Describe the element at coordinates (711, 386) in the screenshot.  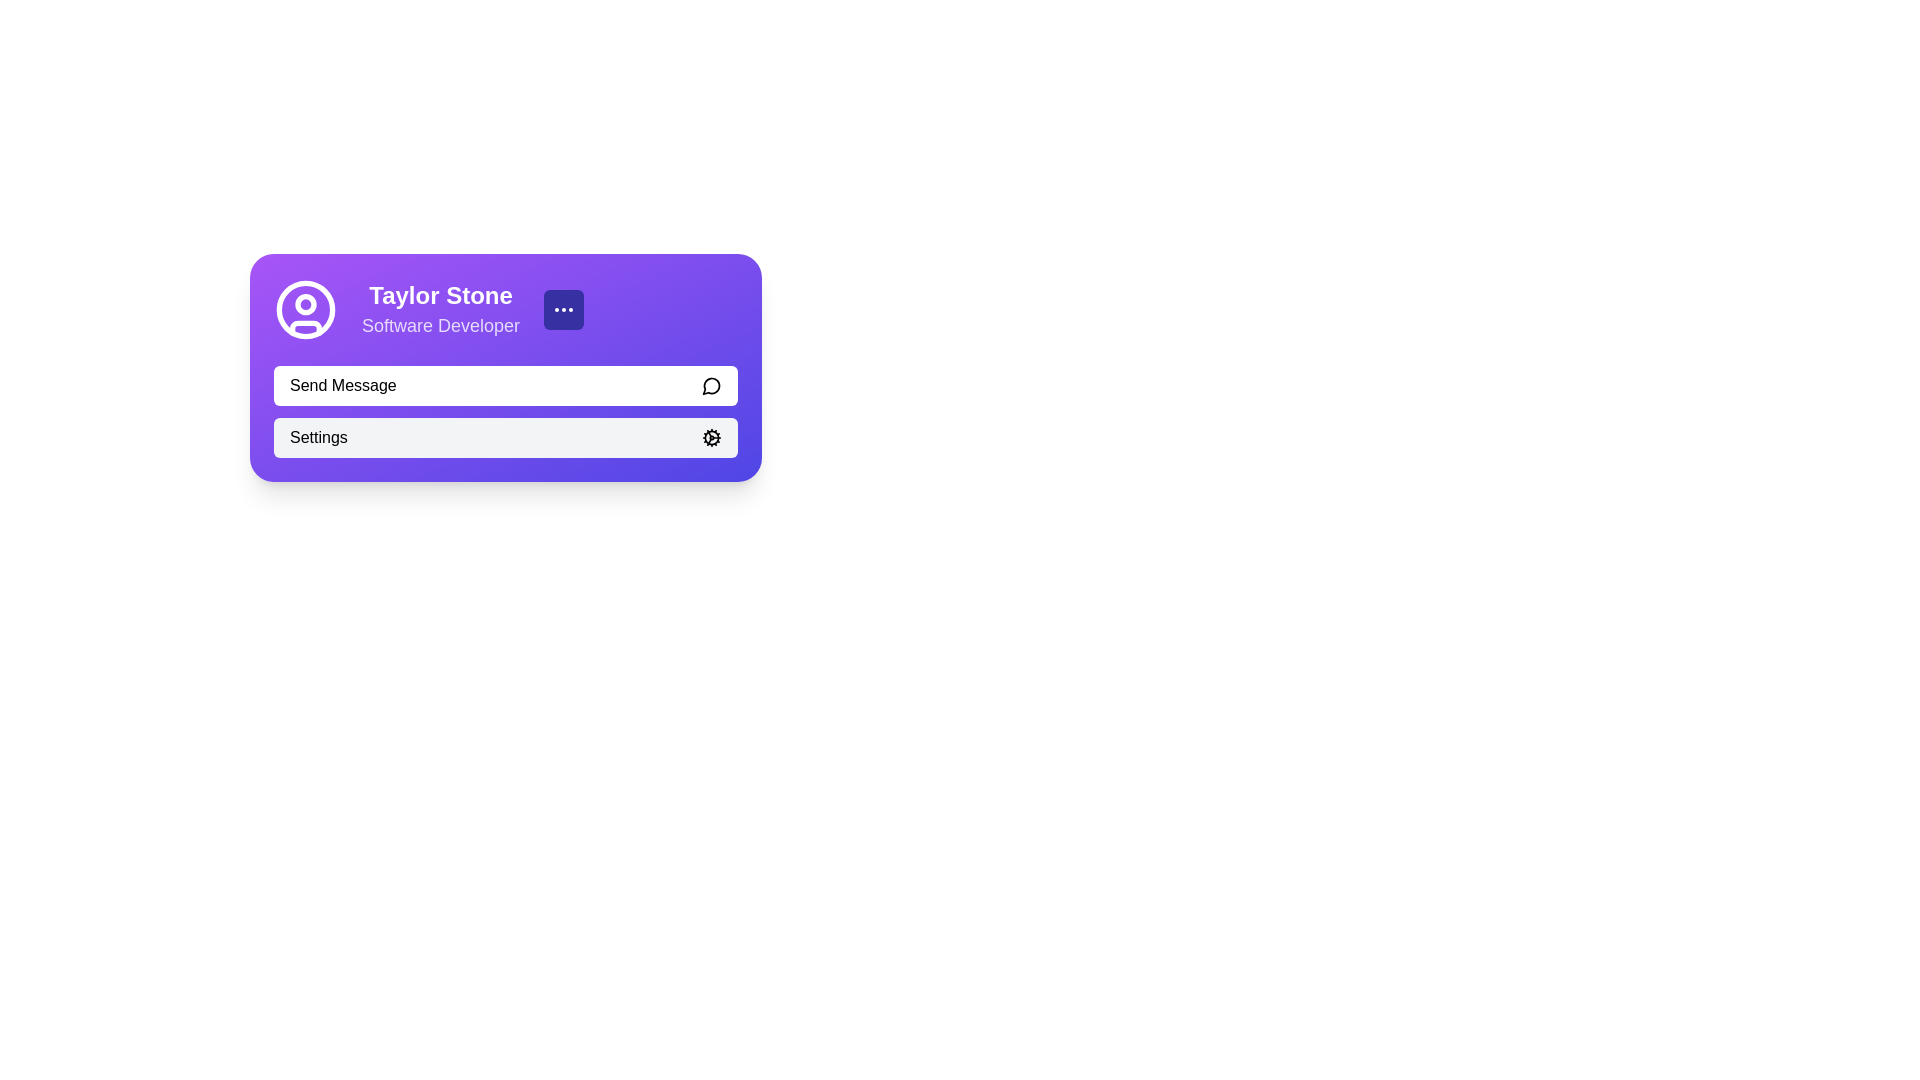
I see `the SVG-based visual icon element located in the top-right corner of the card-like interface, which represents a message or communication-related function` at that location.